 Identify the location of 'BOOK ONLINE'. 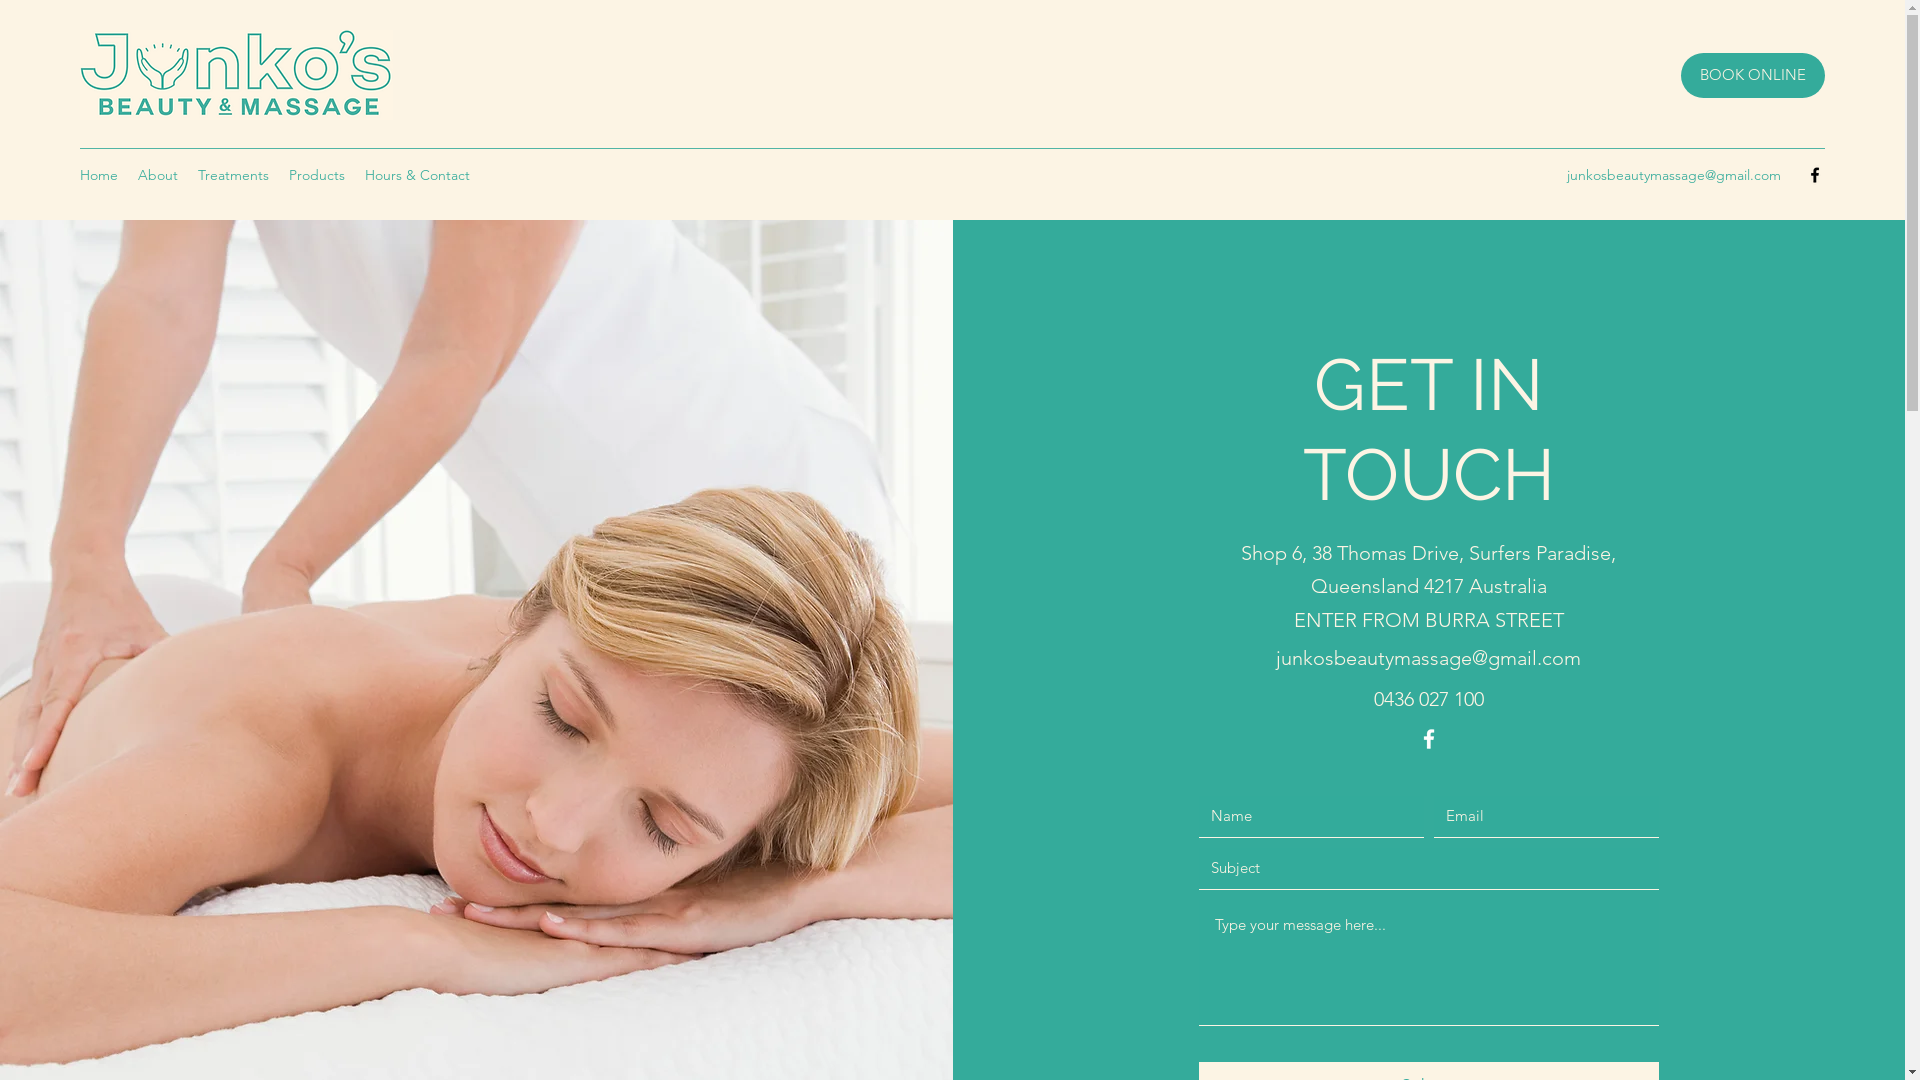
(1751, 74).